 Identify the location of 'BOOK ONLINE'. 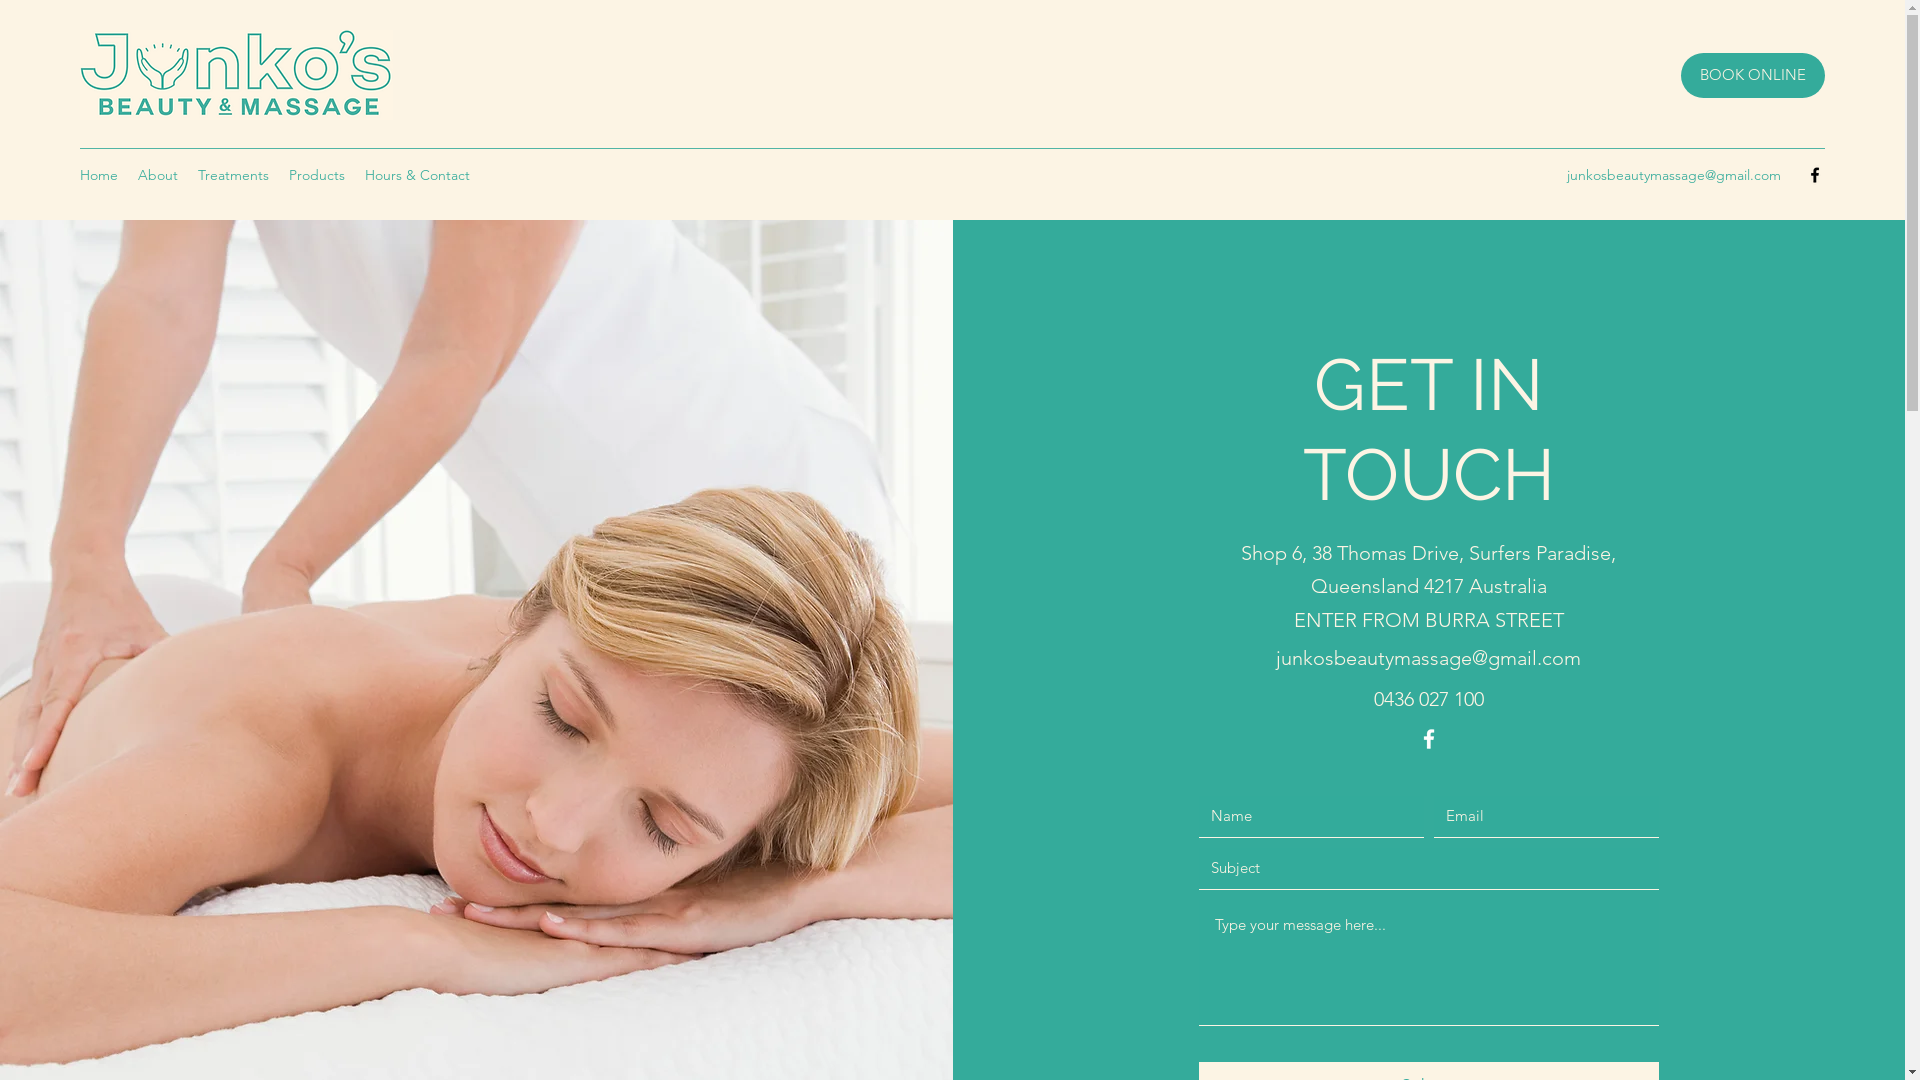
(1751, 74).